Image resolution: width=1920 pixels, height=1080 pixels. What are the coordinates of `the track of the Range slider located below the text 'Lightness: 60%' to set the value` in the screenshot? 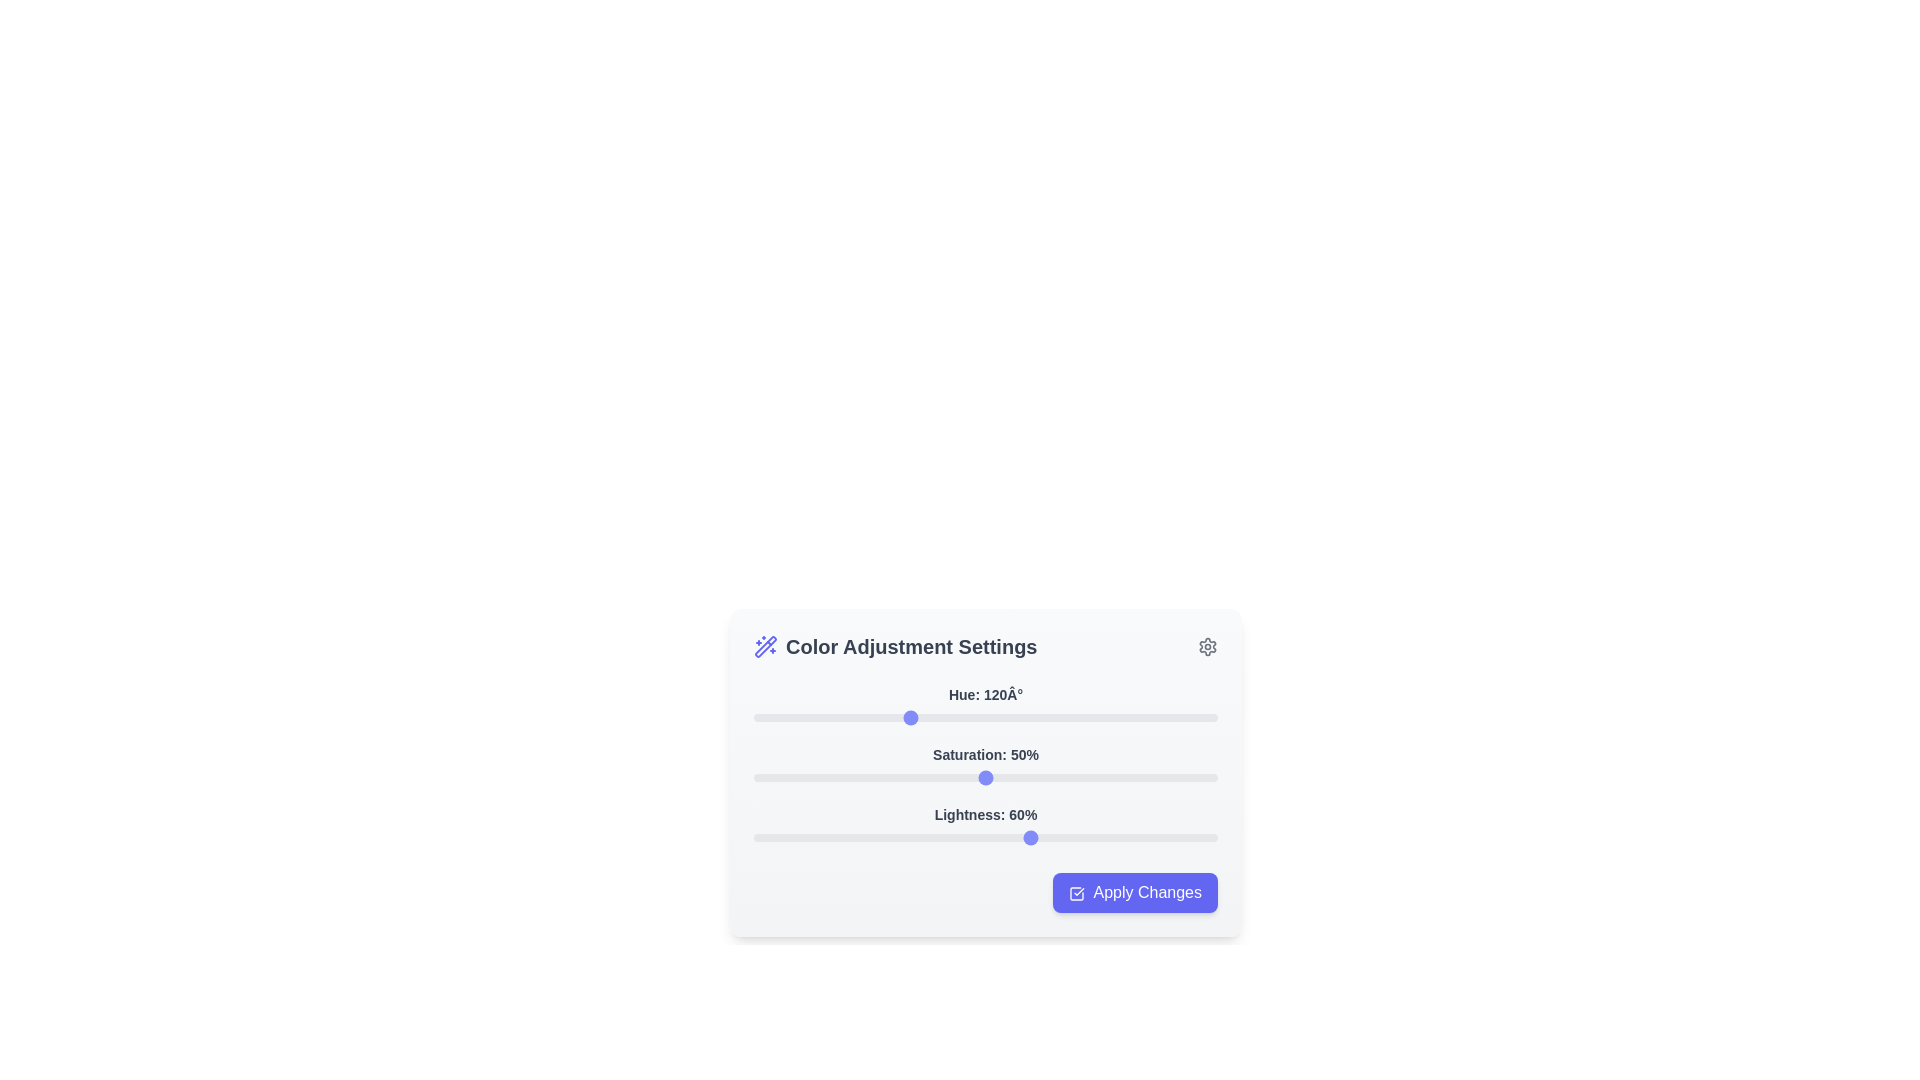 It's located at (985, 837).